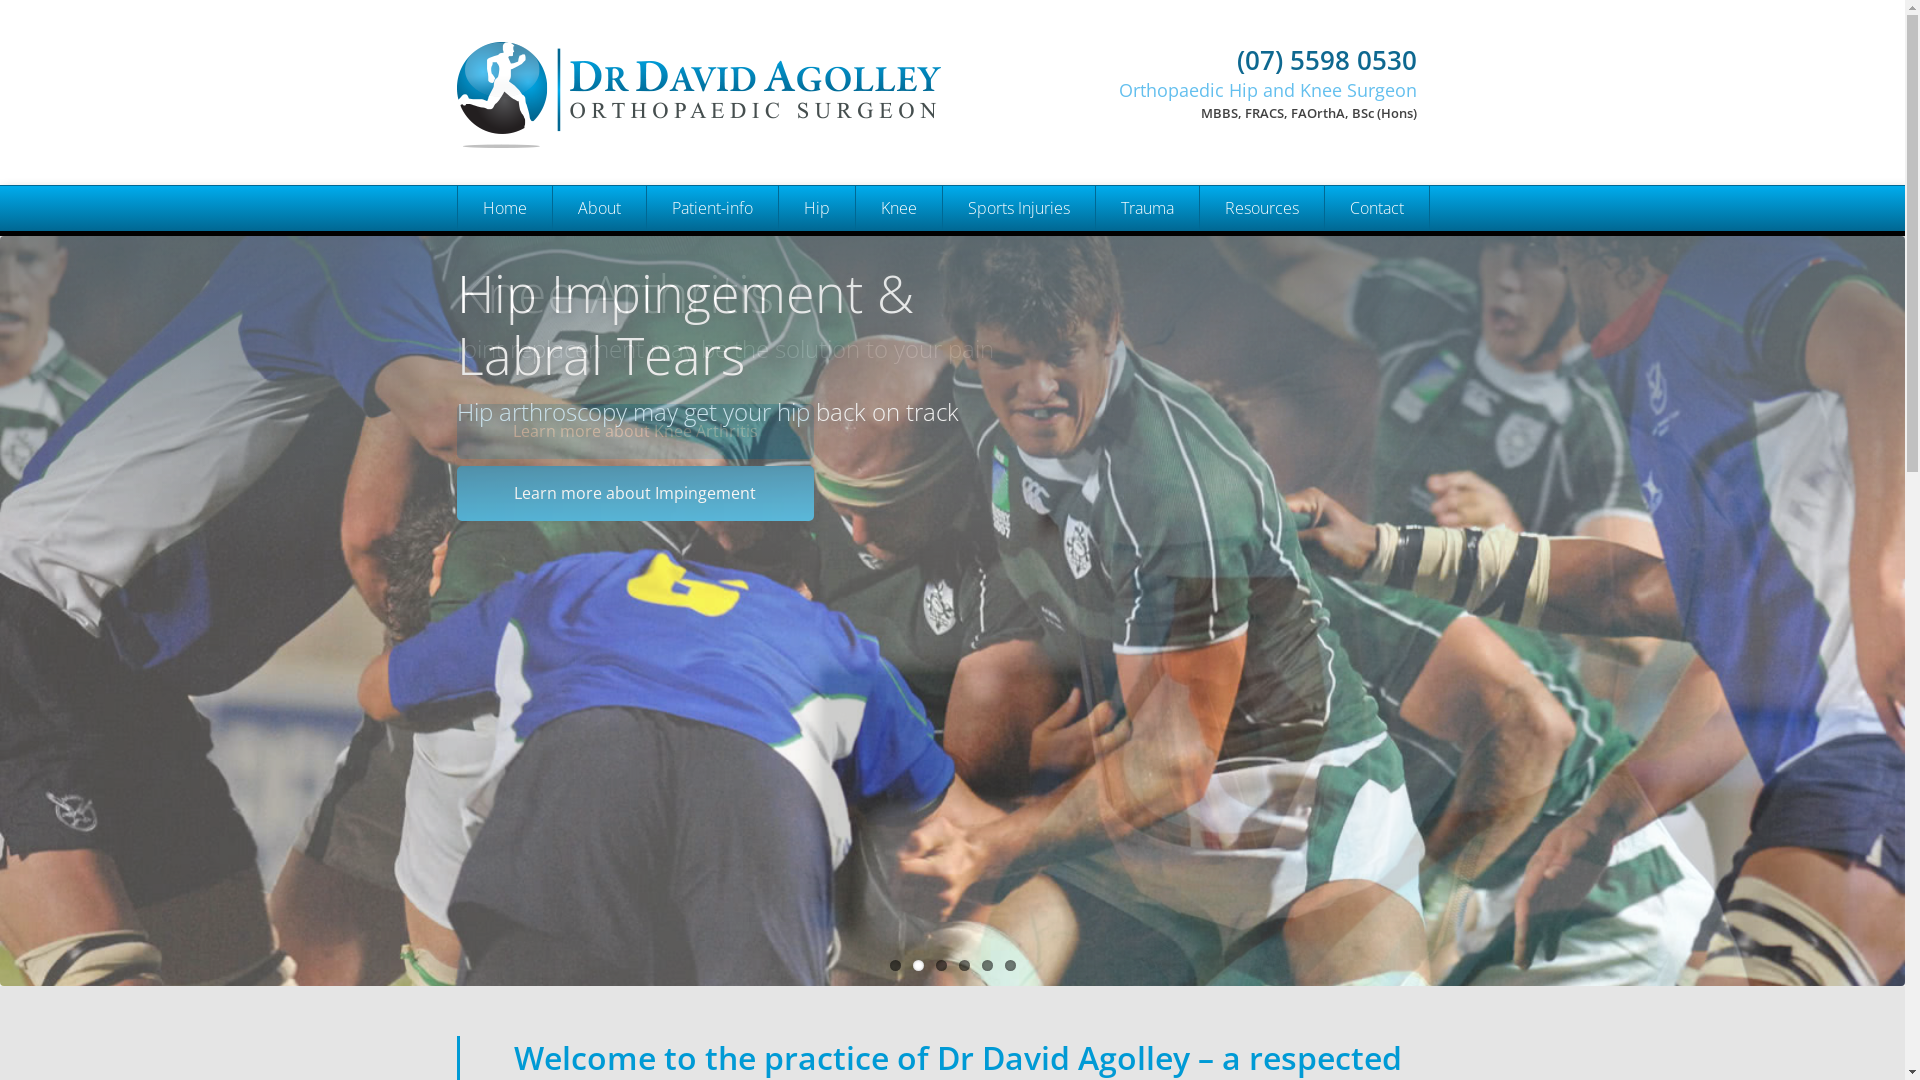  Describe the element at coordinates (816, 342) in the screenshot. I see `'Hip Arthroscopy'` at that location.